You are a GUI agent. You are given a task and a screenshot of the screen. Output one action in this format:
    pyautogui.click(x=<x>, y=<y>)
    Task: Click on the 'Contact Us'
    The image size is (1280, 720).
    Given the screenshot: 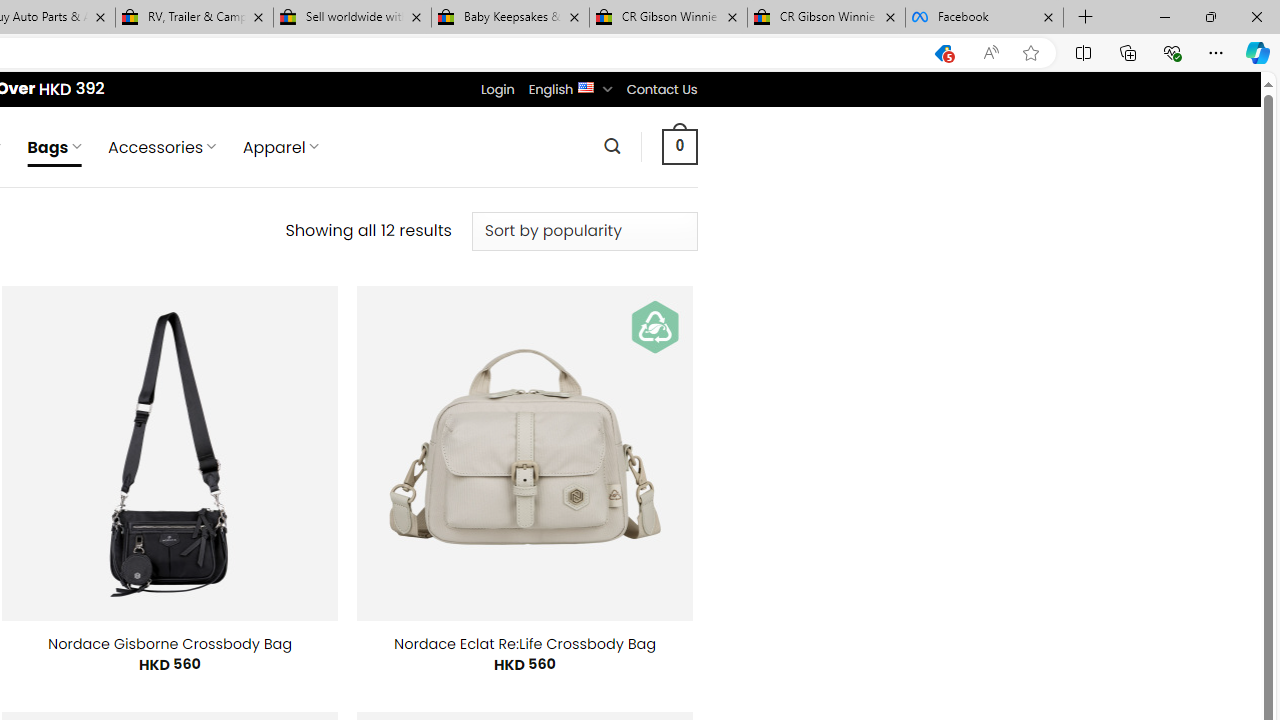 What is the action you would take?
    pyautogui.click(x=661, y=88)
    